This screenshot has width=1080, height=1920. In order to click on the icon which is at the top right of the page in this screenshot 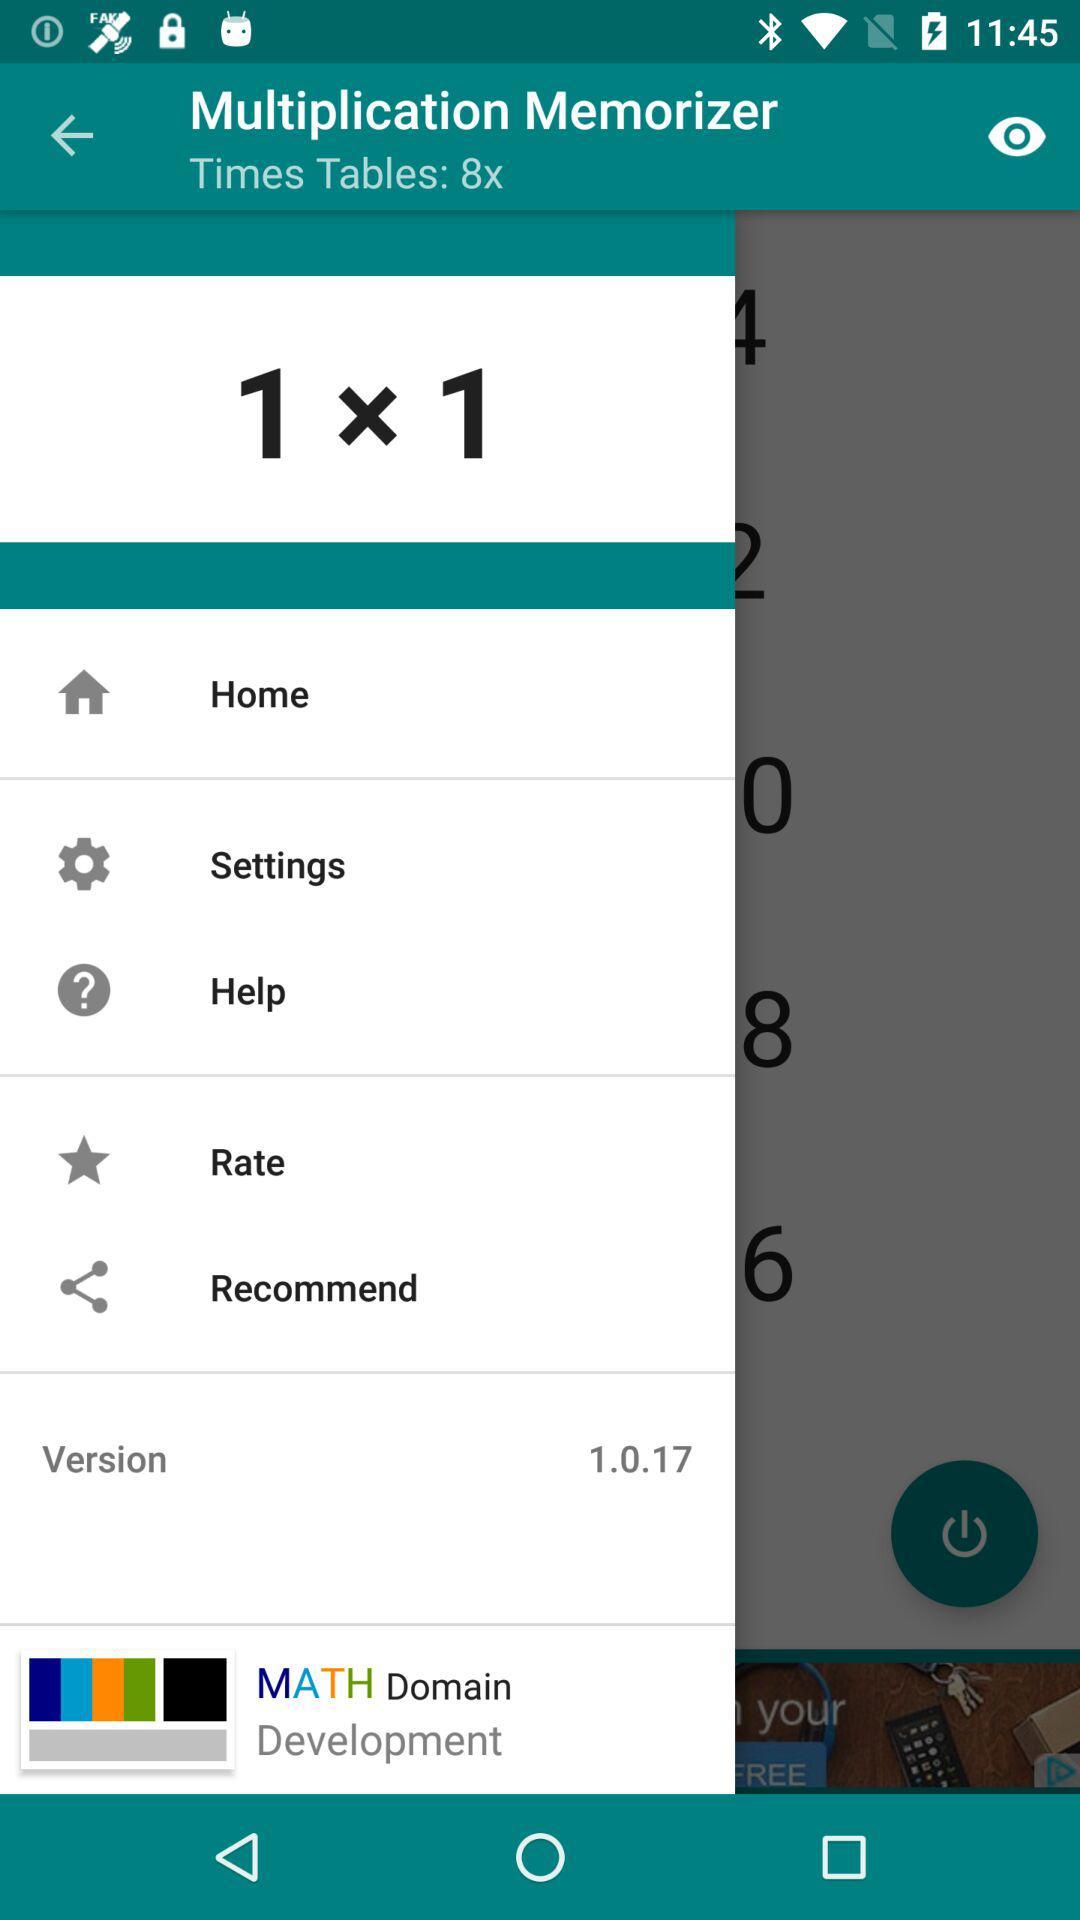, I will do `click(1017, 136)`.